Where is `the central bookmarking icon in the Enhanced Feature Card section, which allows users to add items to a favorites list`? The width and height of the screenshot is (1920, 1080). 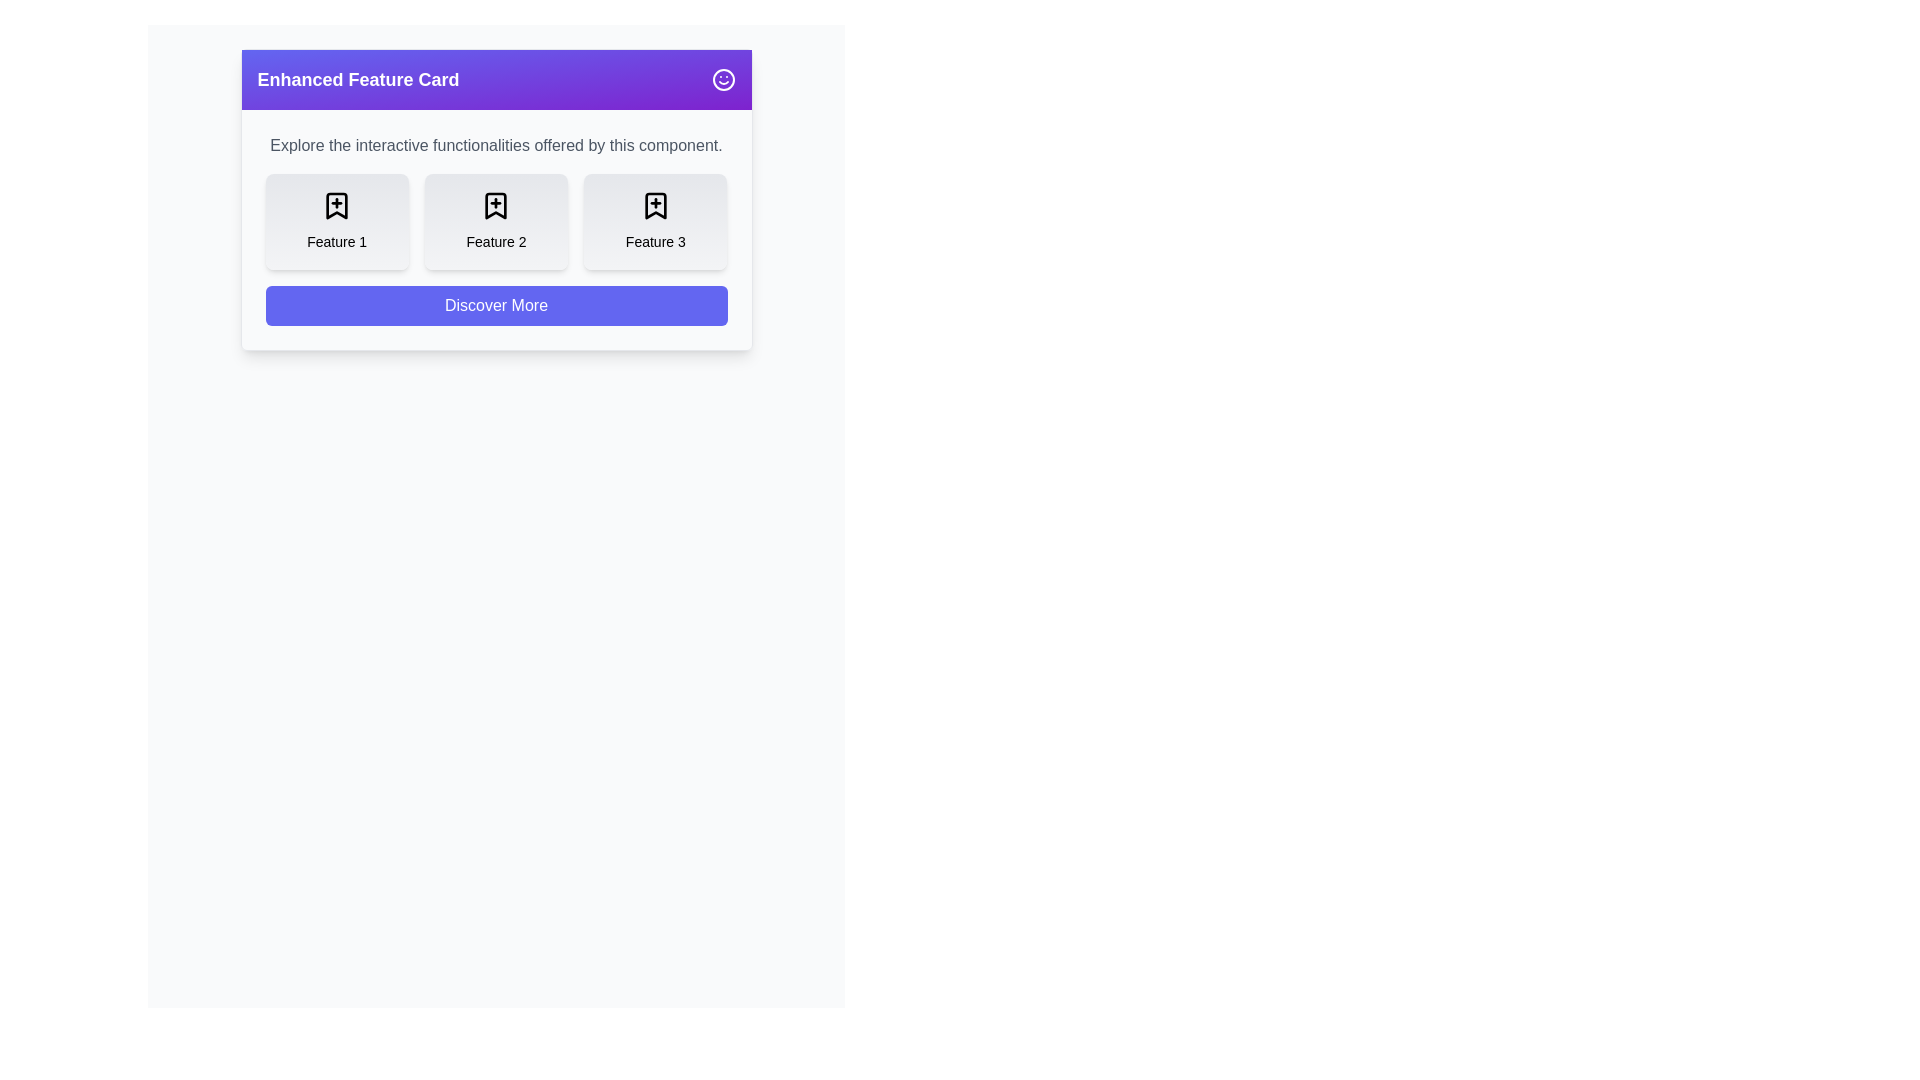 the central bookmarking icon in the Enhanced Feature Card section, which allows users to add items to a favorites list is located at coordinates (496, 205).